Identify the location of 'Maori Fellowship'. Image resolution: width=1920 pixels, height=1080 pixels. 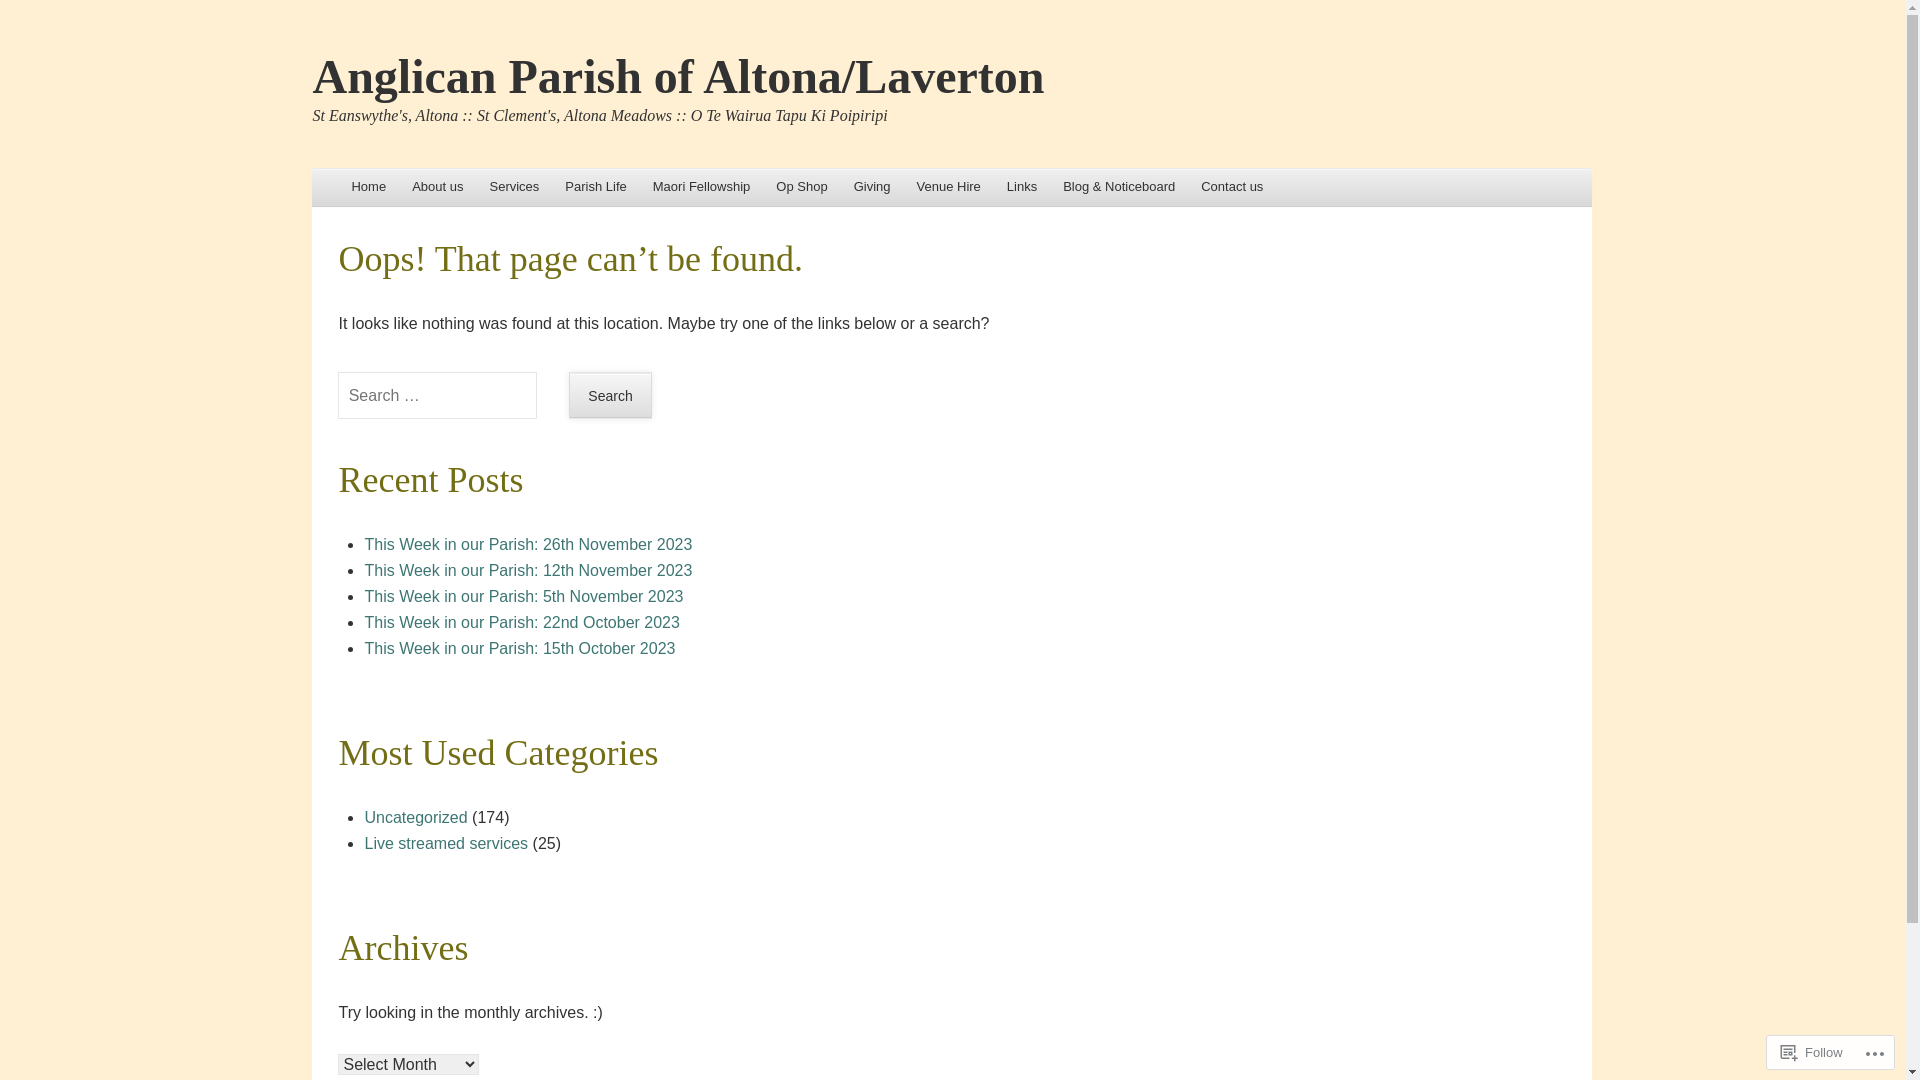
(701, 187).